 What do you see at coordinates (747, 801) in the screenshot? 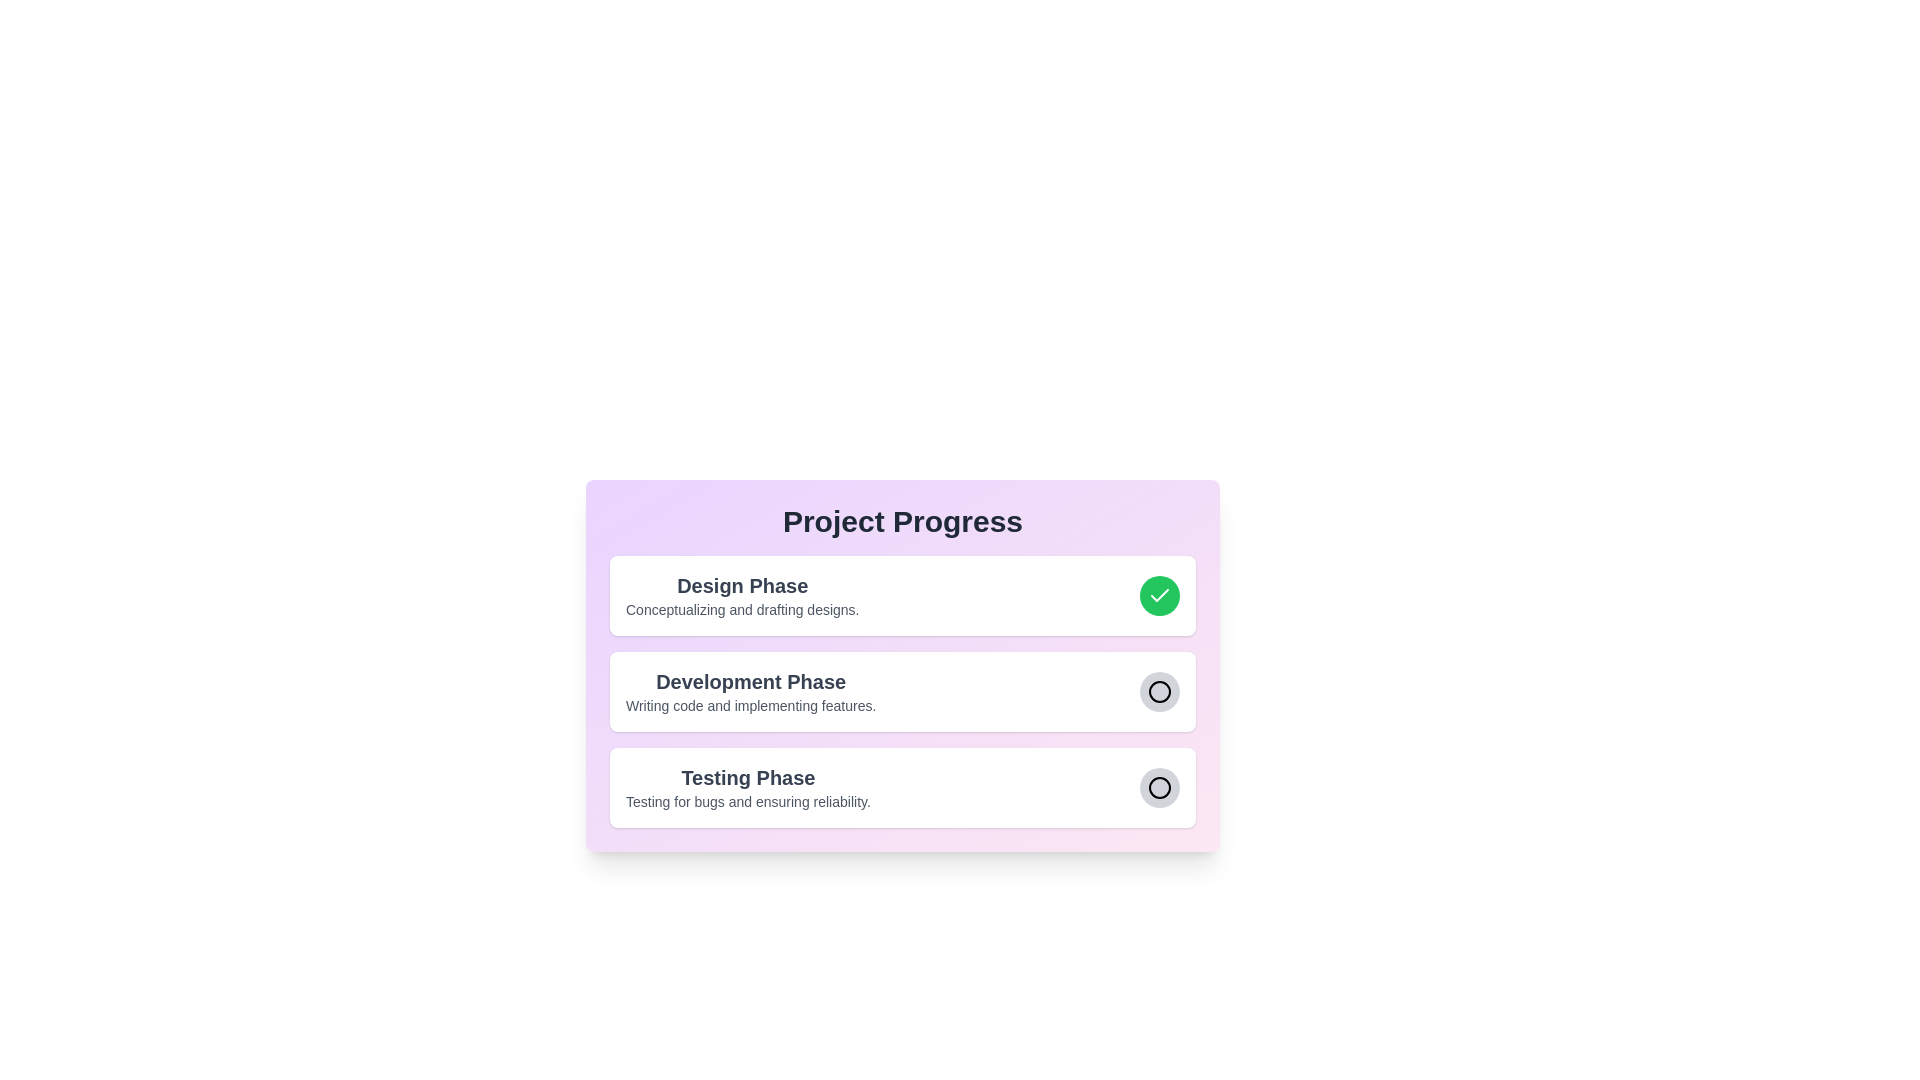
I see `the text element that reads 'Testing for bugs and ensuring reliability,' which is styled in a smaller gray font and located below the heading 'Testing Phase.'` at bounding box center [747, 801].